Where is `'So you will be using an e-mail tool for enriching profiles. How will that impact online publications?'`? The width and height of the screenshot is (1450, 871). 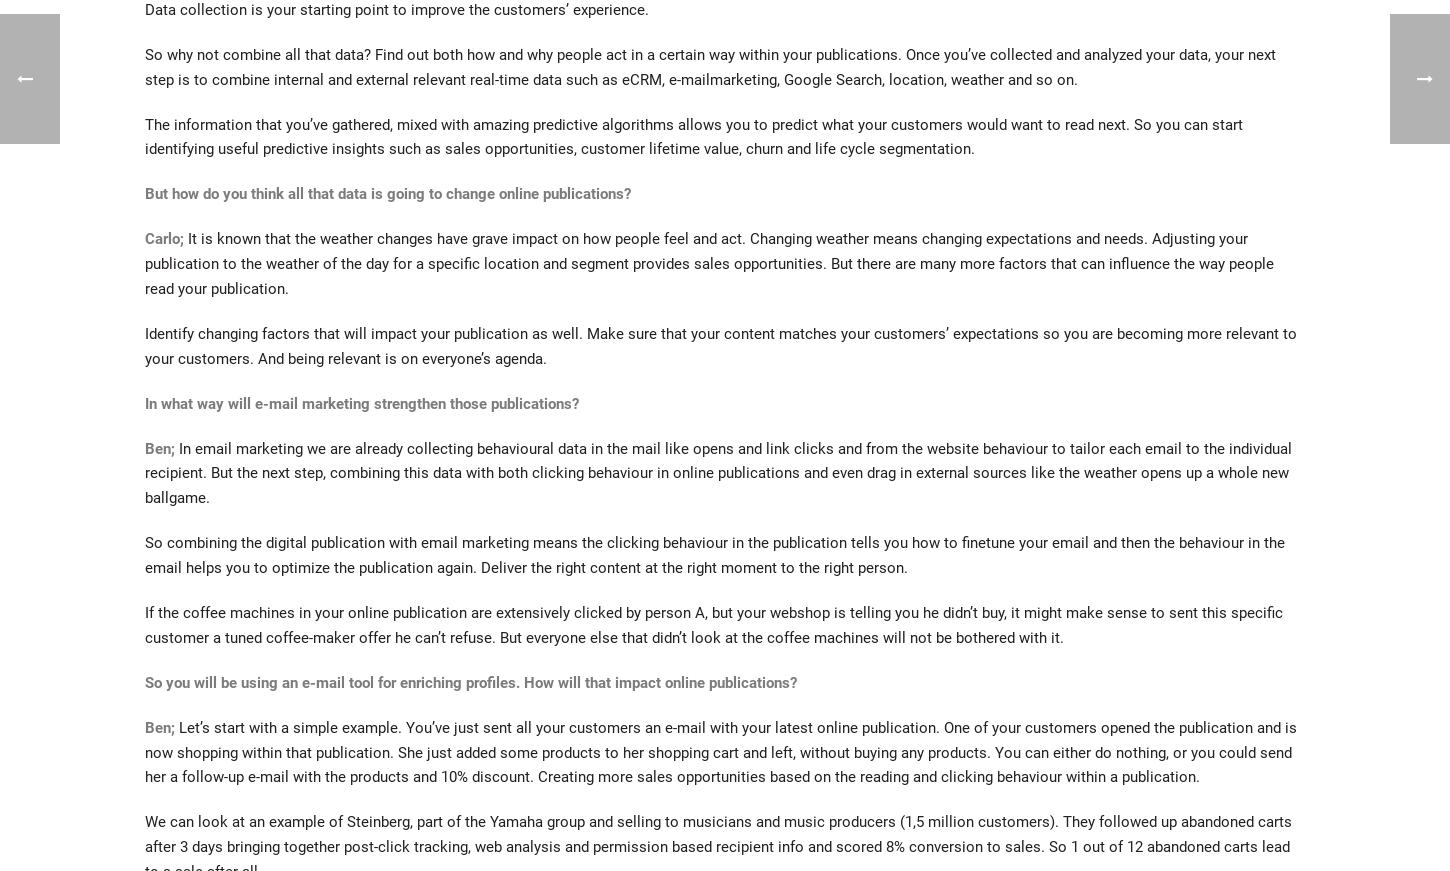
'So you will be using an e-mail tool for enriching profiles. How will that impact online publications?' is located at coordinates (144, 680).